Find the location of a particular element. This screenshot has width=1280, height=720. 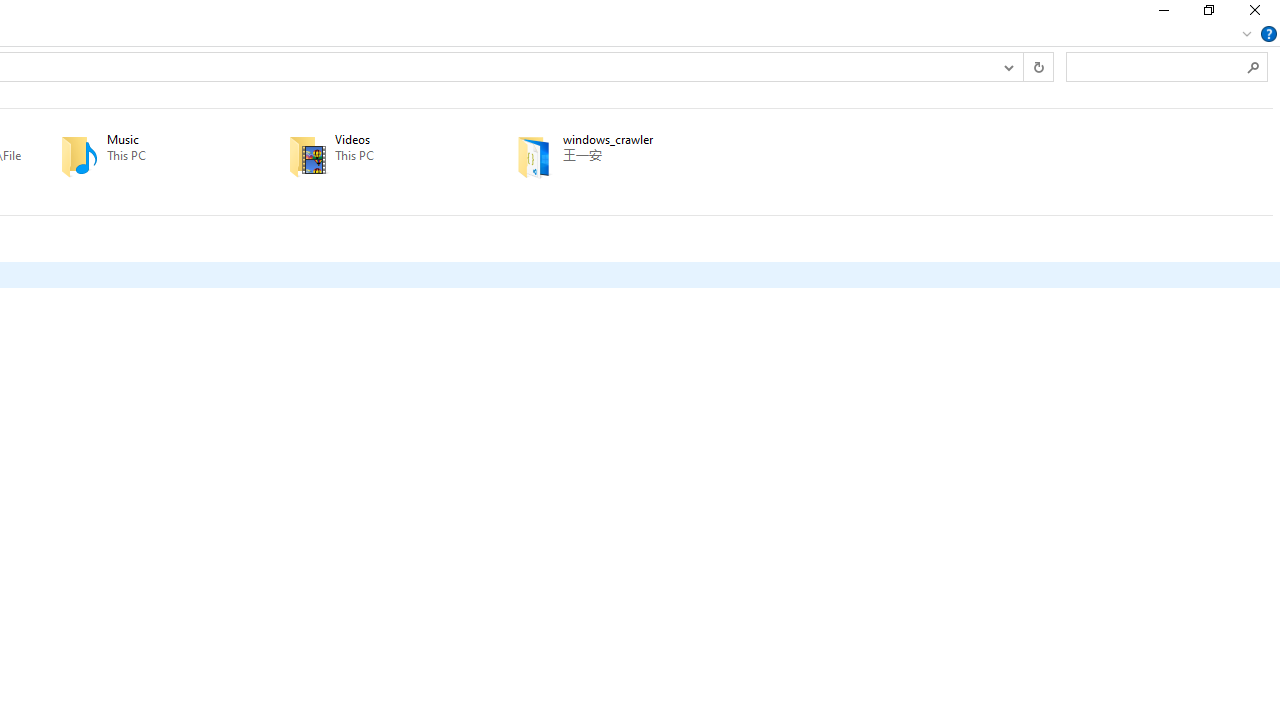

'Address band toolbar' is located at coordinates (1023, 65).